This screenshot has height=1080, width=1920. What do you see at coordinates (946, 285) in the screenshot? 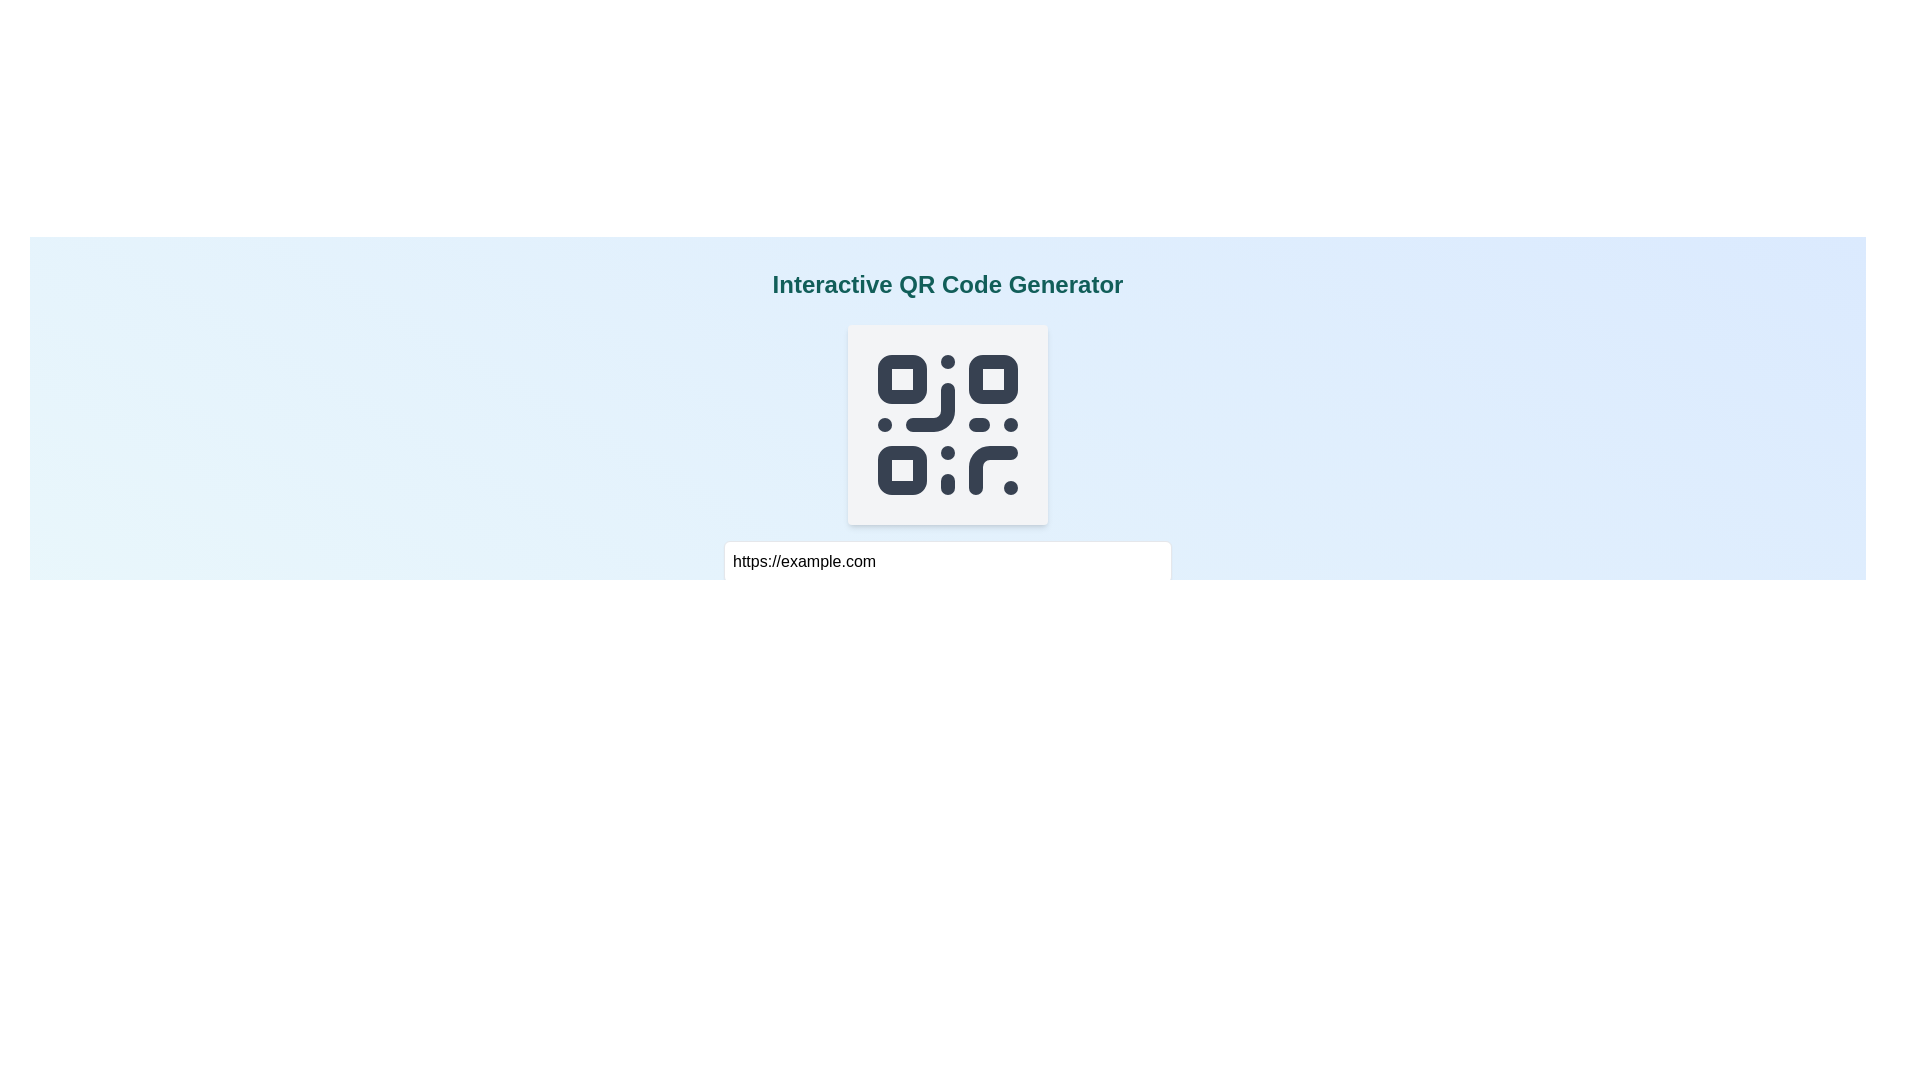
I see `header text 'Interactive QR Code Generator', which is a bold, large teal text located at the top center of the display` at bounding box center [946, 285].